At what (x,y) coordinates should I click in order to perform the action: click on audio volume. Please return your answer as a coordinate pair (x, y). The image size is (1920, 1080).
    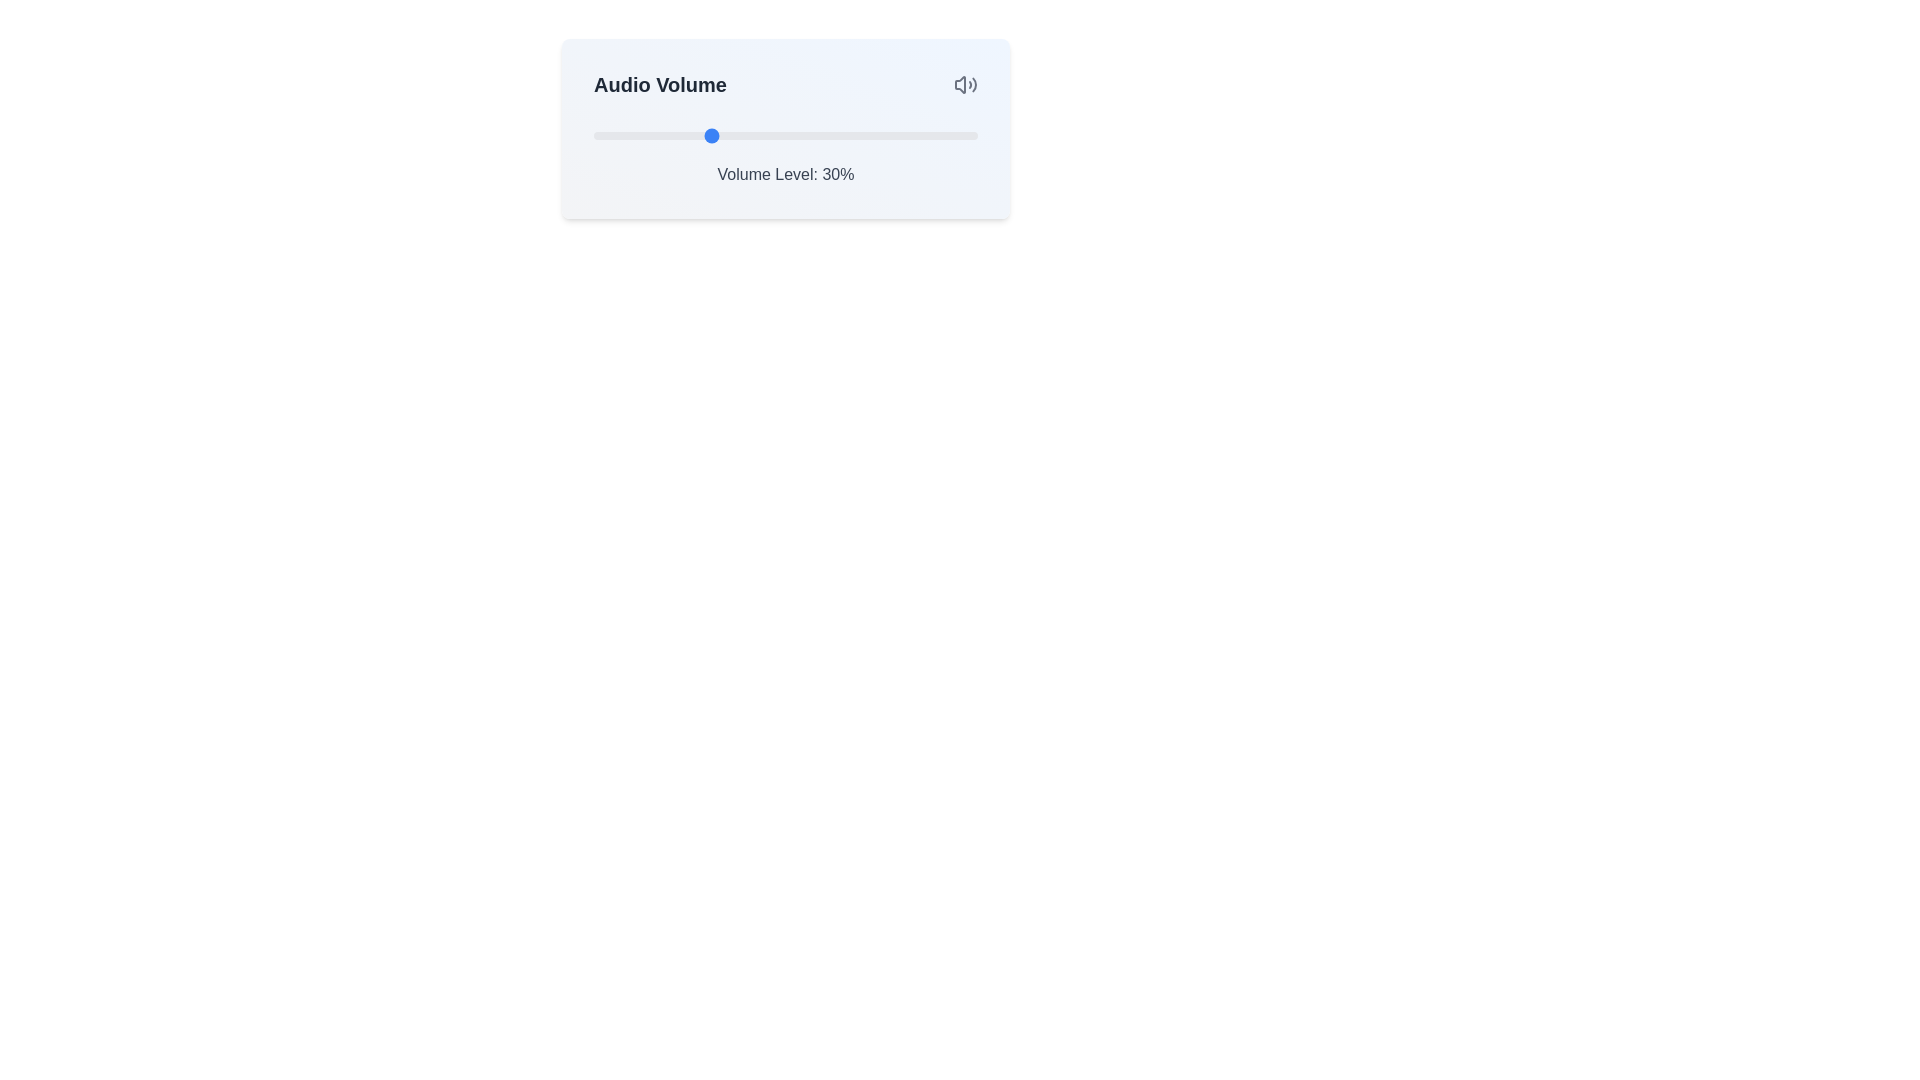
    Looking at the image, I should click on (966, 135).